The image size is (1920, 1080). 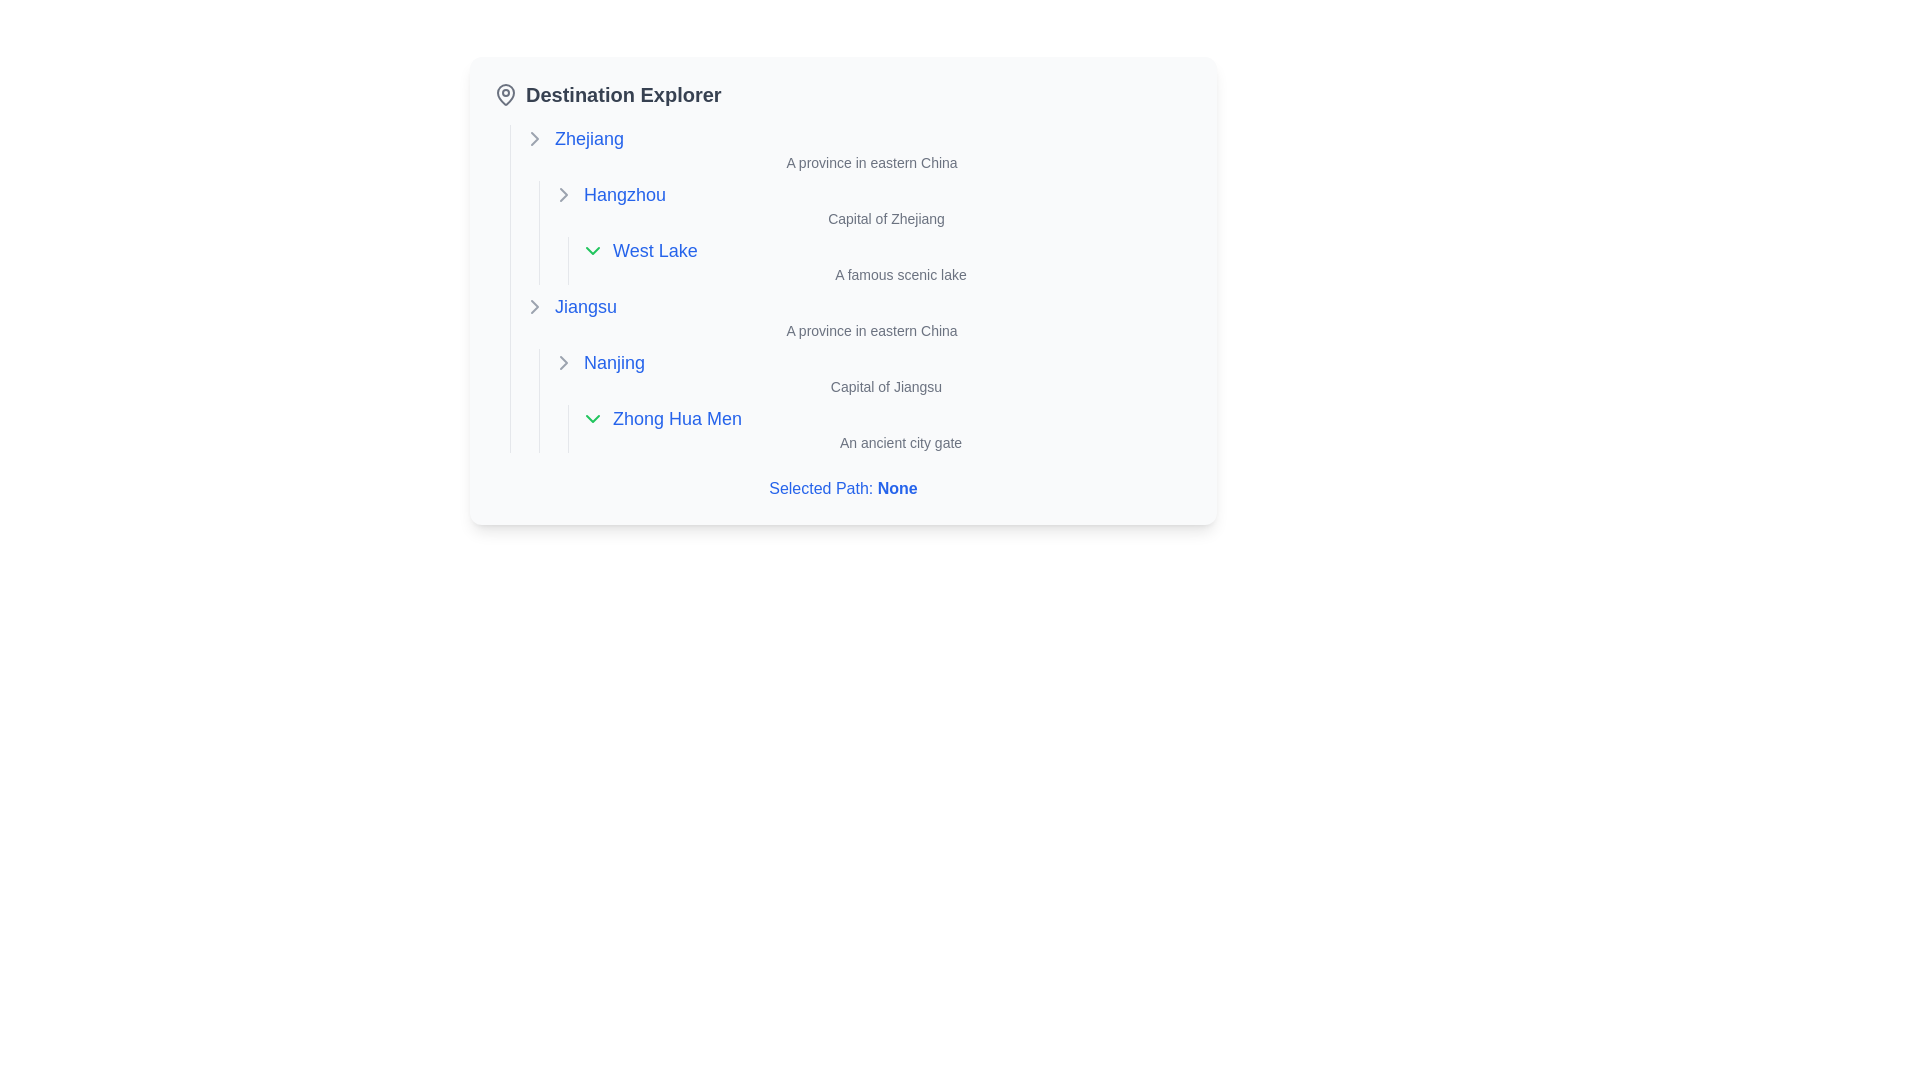 What do you see at coordinates (843, 95) in the screenshot?
I see `the header displaying 'Destination Explorer' with a location pin icon by moving the cursor to its center point` at bounding box center [843, 95].